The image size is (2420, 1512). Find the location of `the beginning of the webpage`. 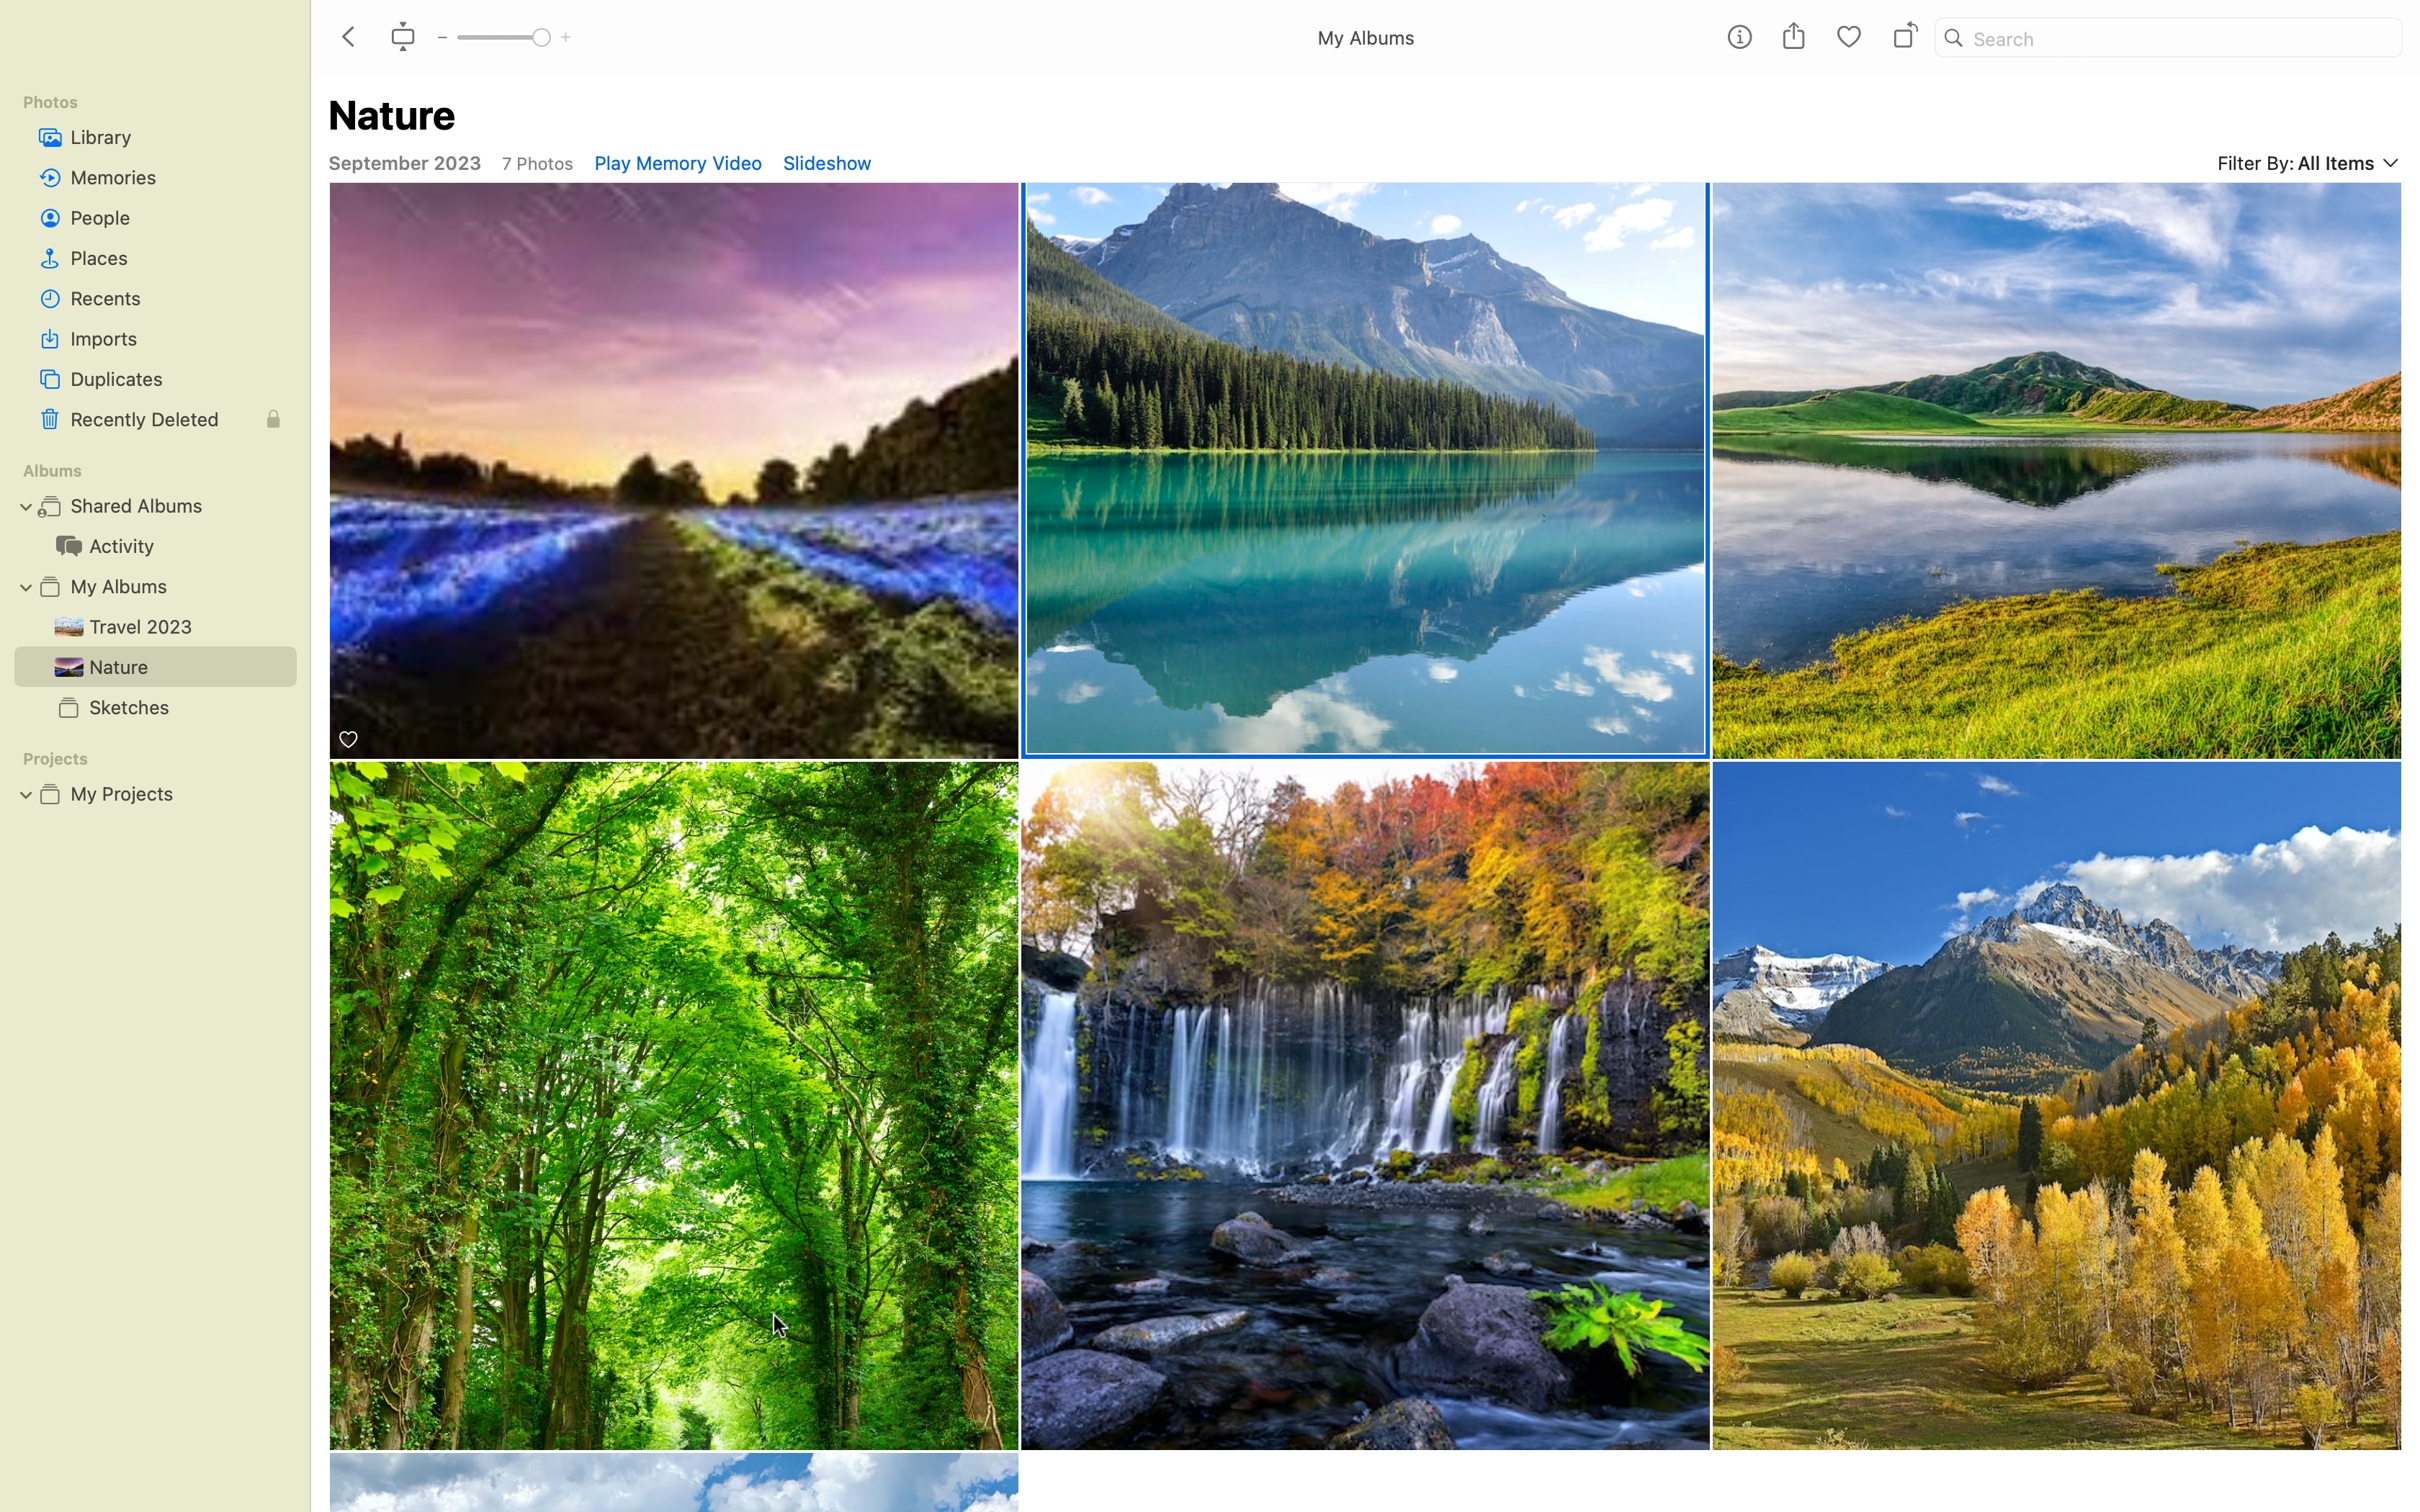

the beginning of the webpage is located at coordinates (4595580, 1781136).